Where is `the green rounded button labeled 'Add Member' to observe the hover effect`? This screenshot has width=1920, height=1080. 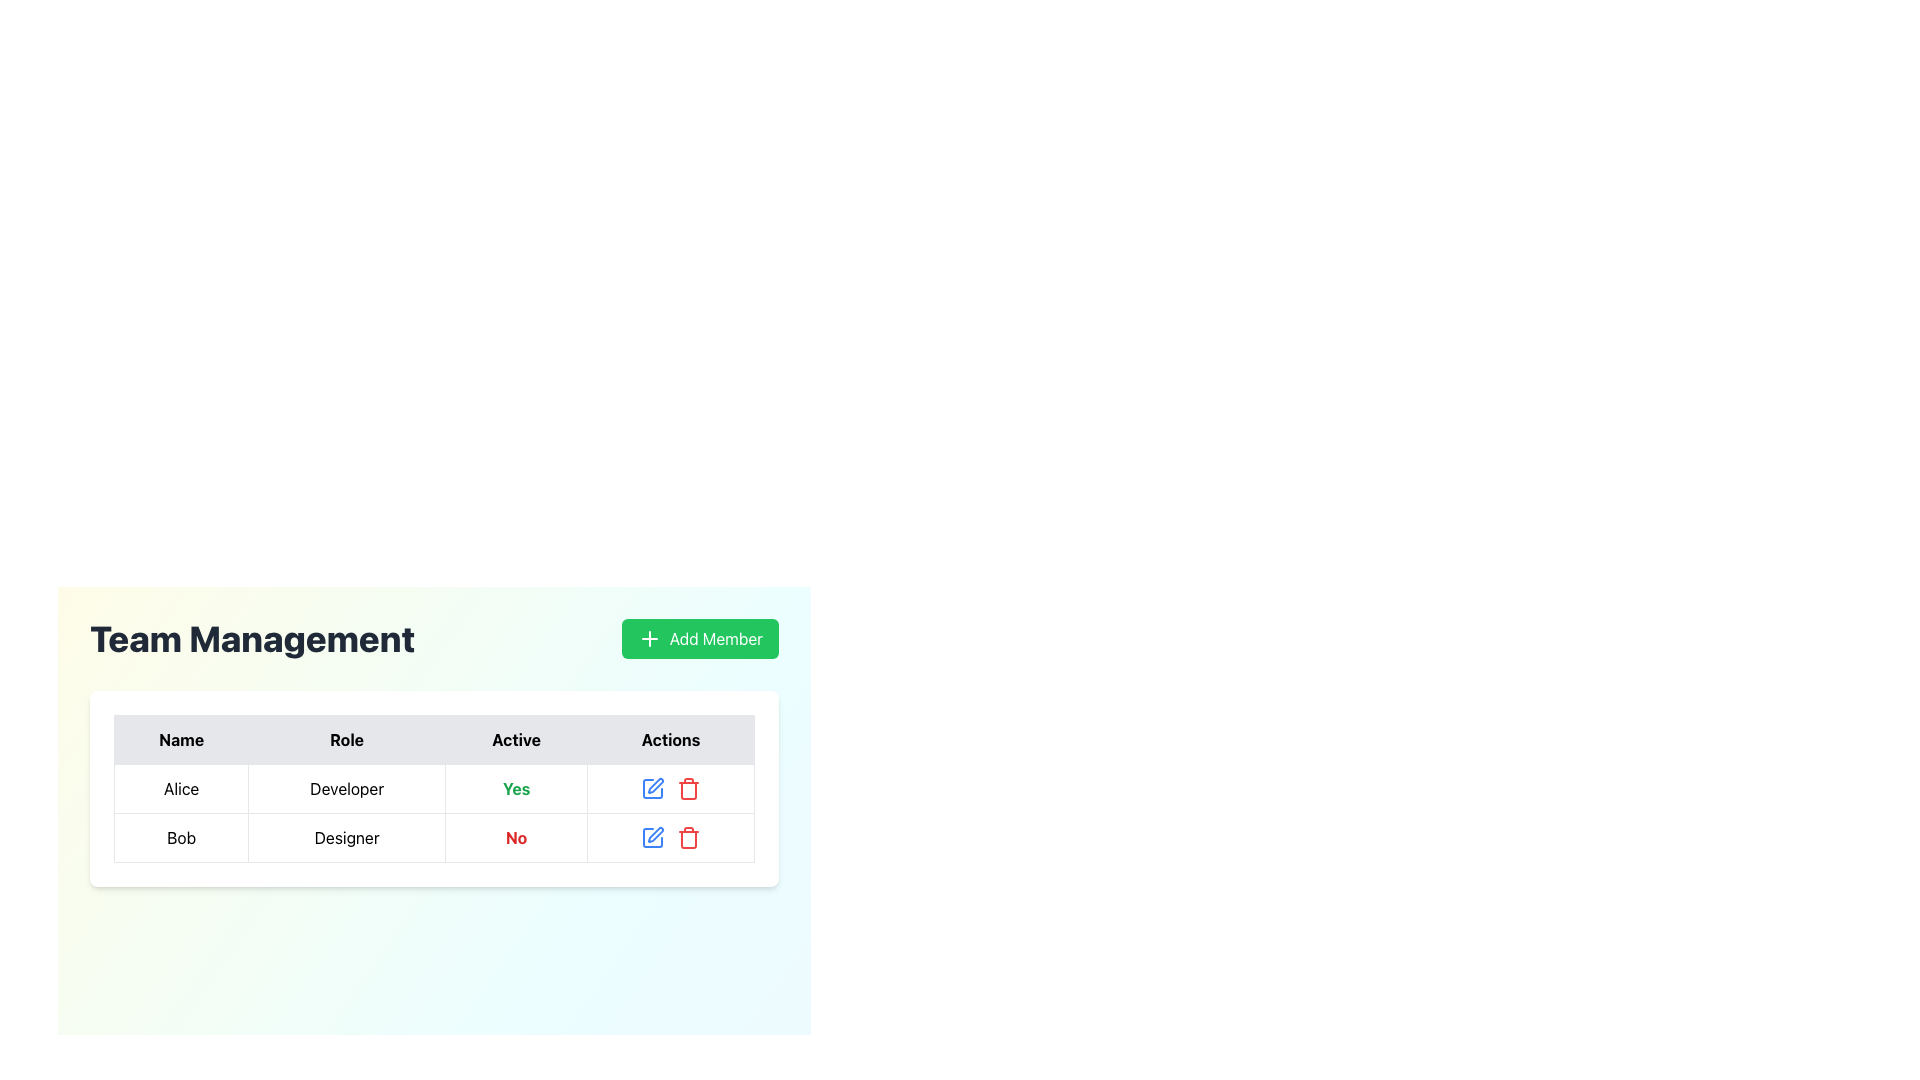 the green rounded button labeled 'Add Member' to observe the hover effect is located at coordinates (700, 639).